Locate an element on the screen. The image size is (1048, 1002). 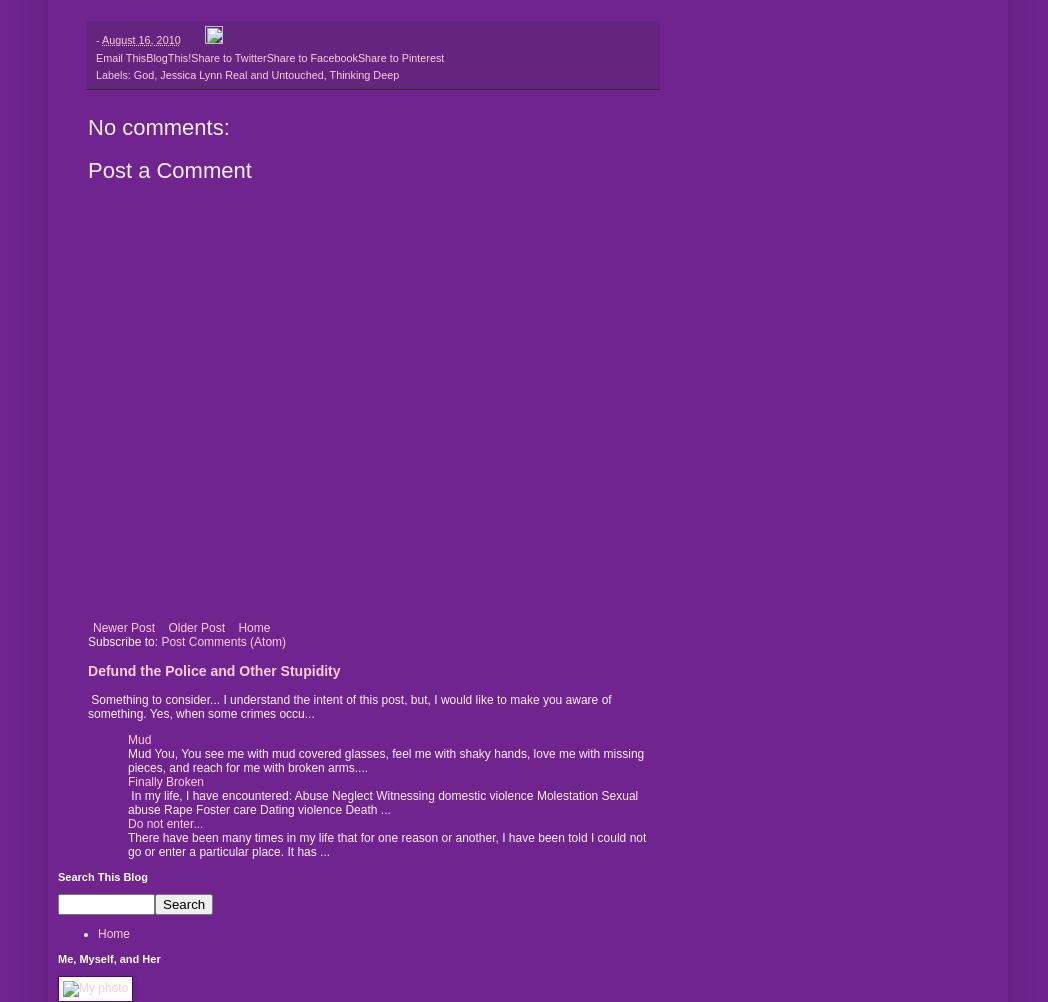
'Post a Comment' is located at coordinates (169, 169).